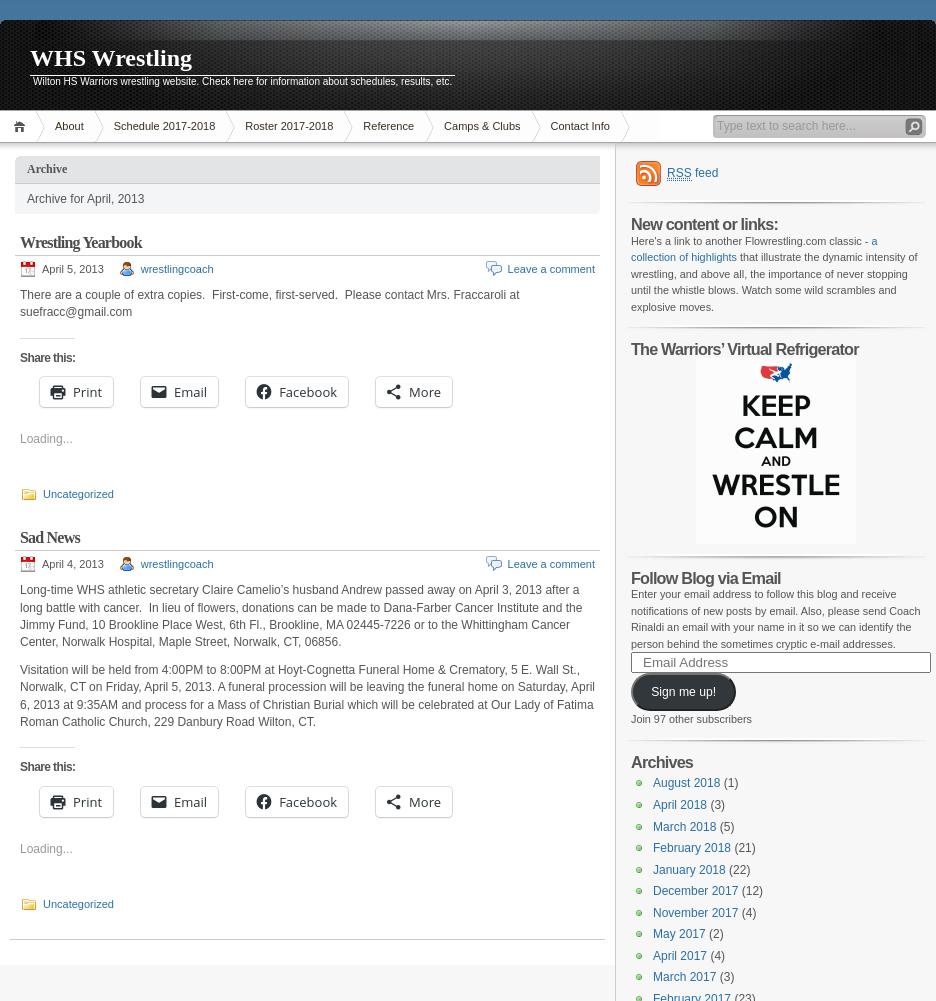 The height and width of the screenshot is (1001, 936). I want to click on 'Wrestling Yearbook', so click(19, 241).